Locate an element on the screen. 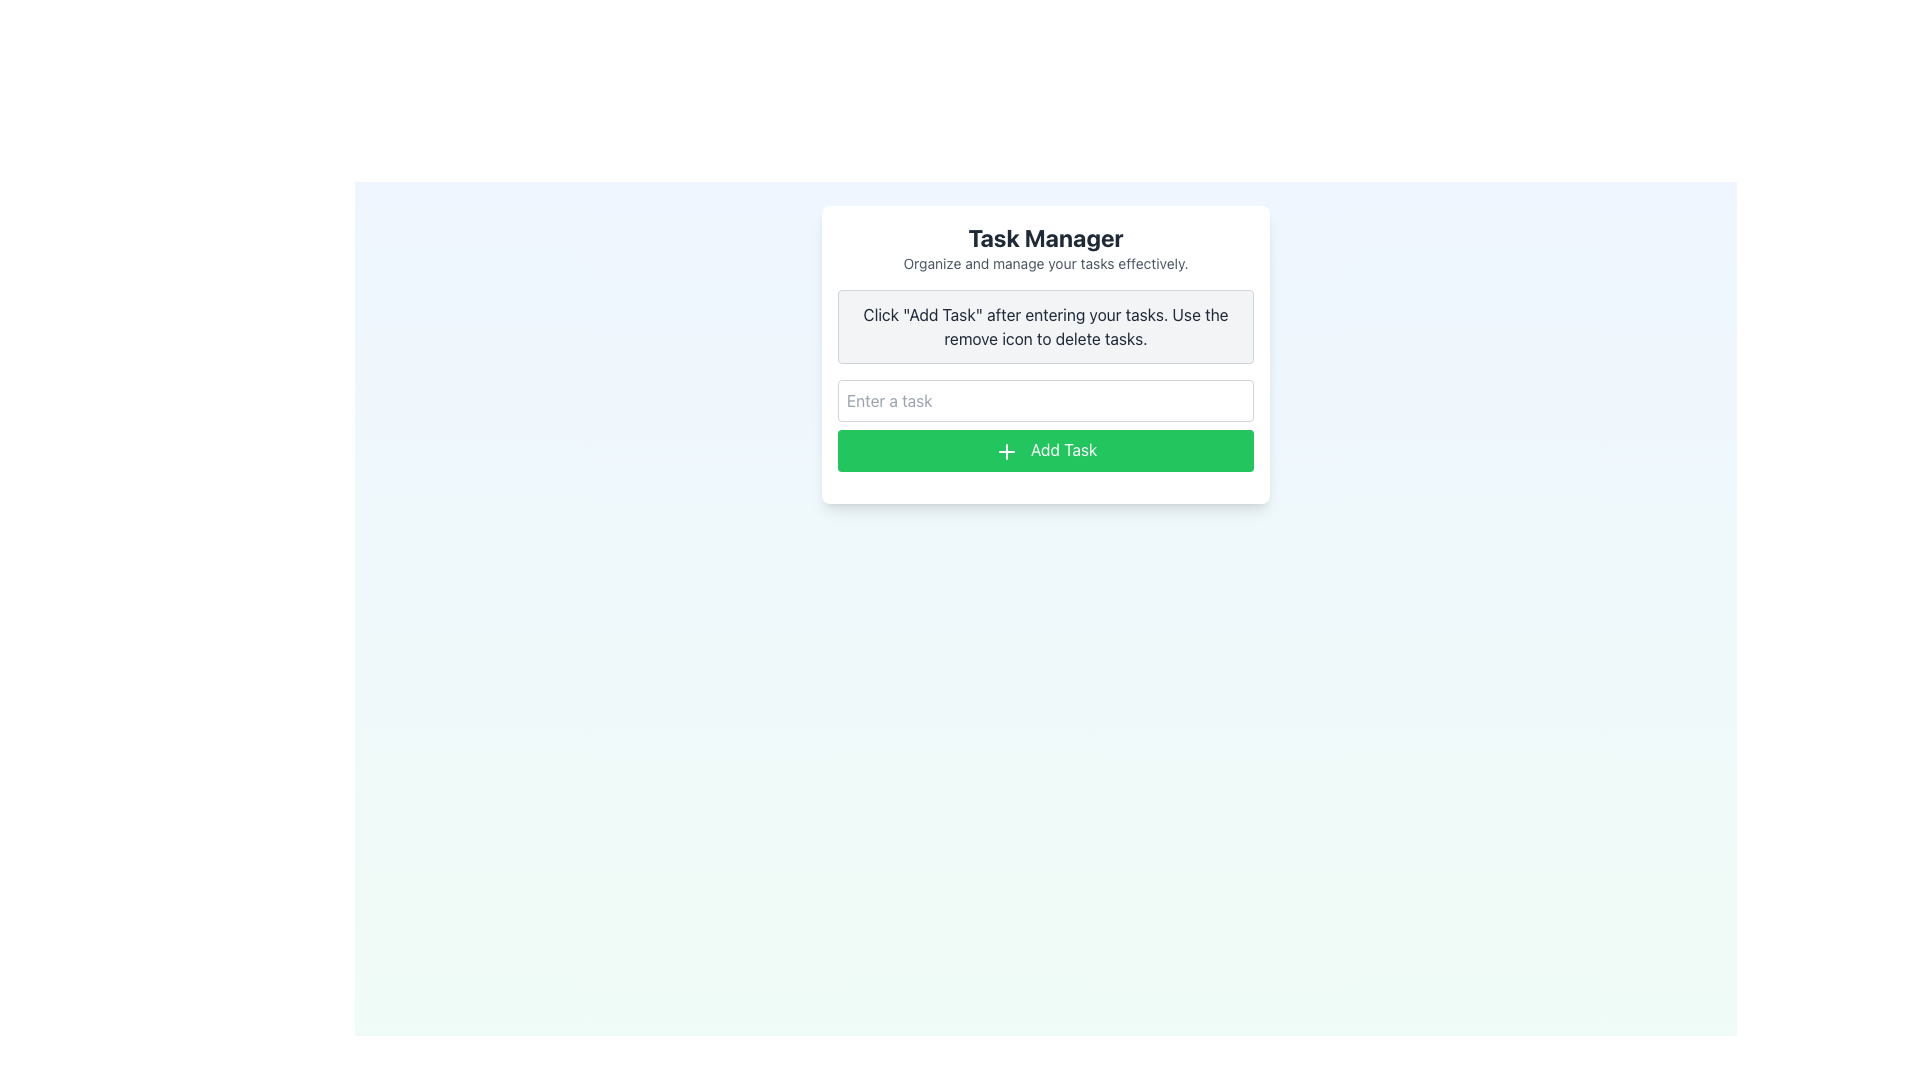  the grayish text label displaying 'Organize and manage your tasks effectively.' which is located beneath the 'Task Manager' header is located at coordinates (1045, 262).